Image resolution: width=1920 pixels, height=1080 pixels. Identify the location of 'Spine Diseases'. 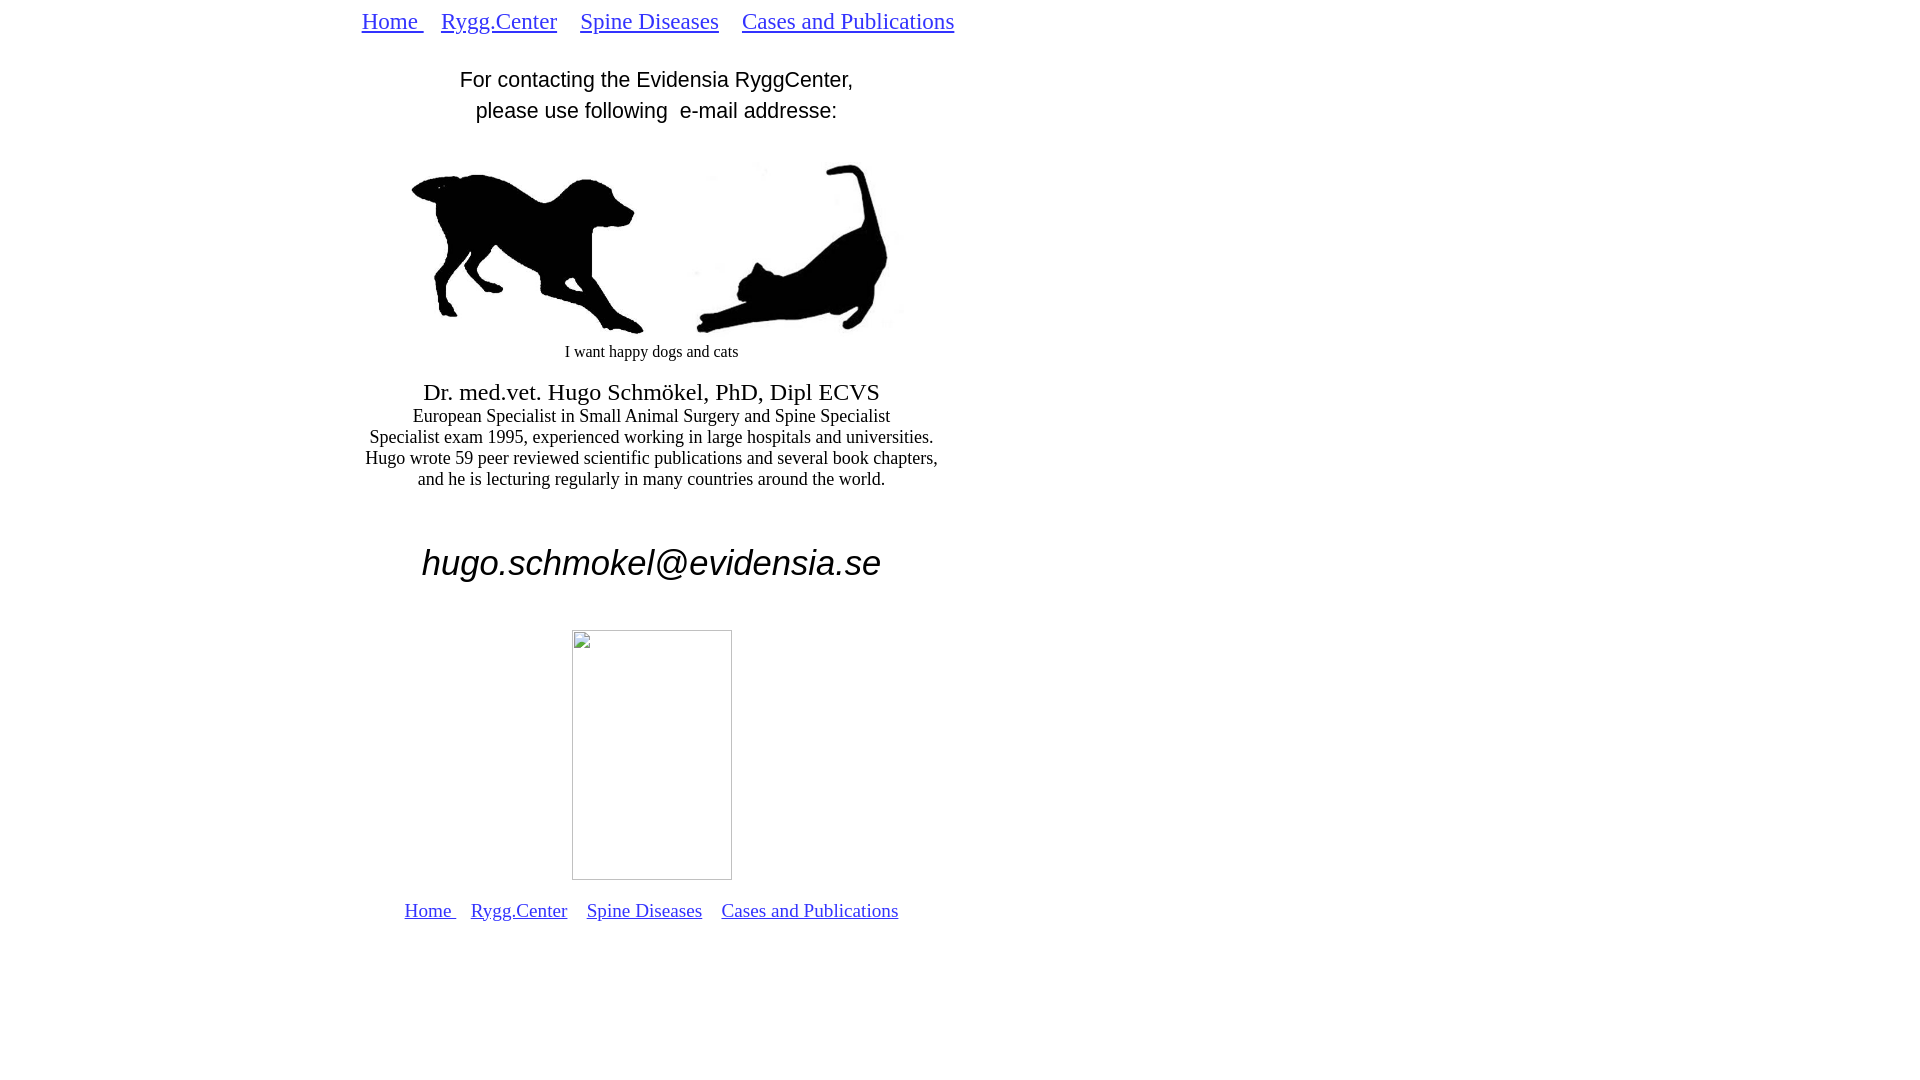
(649, 20).